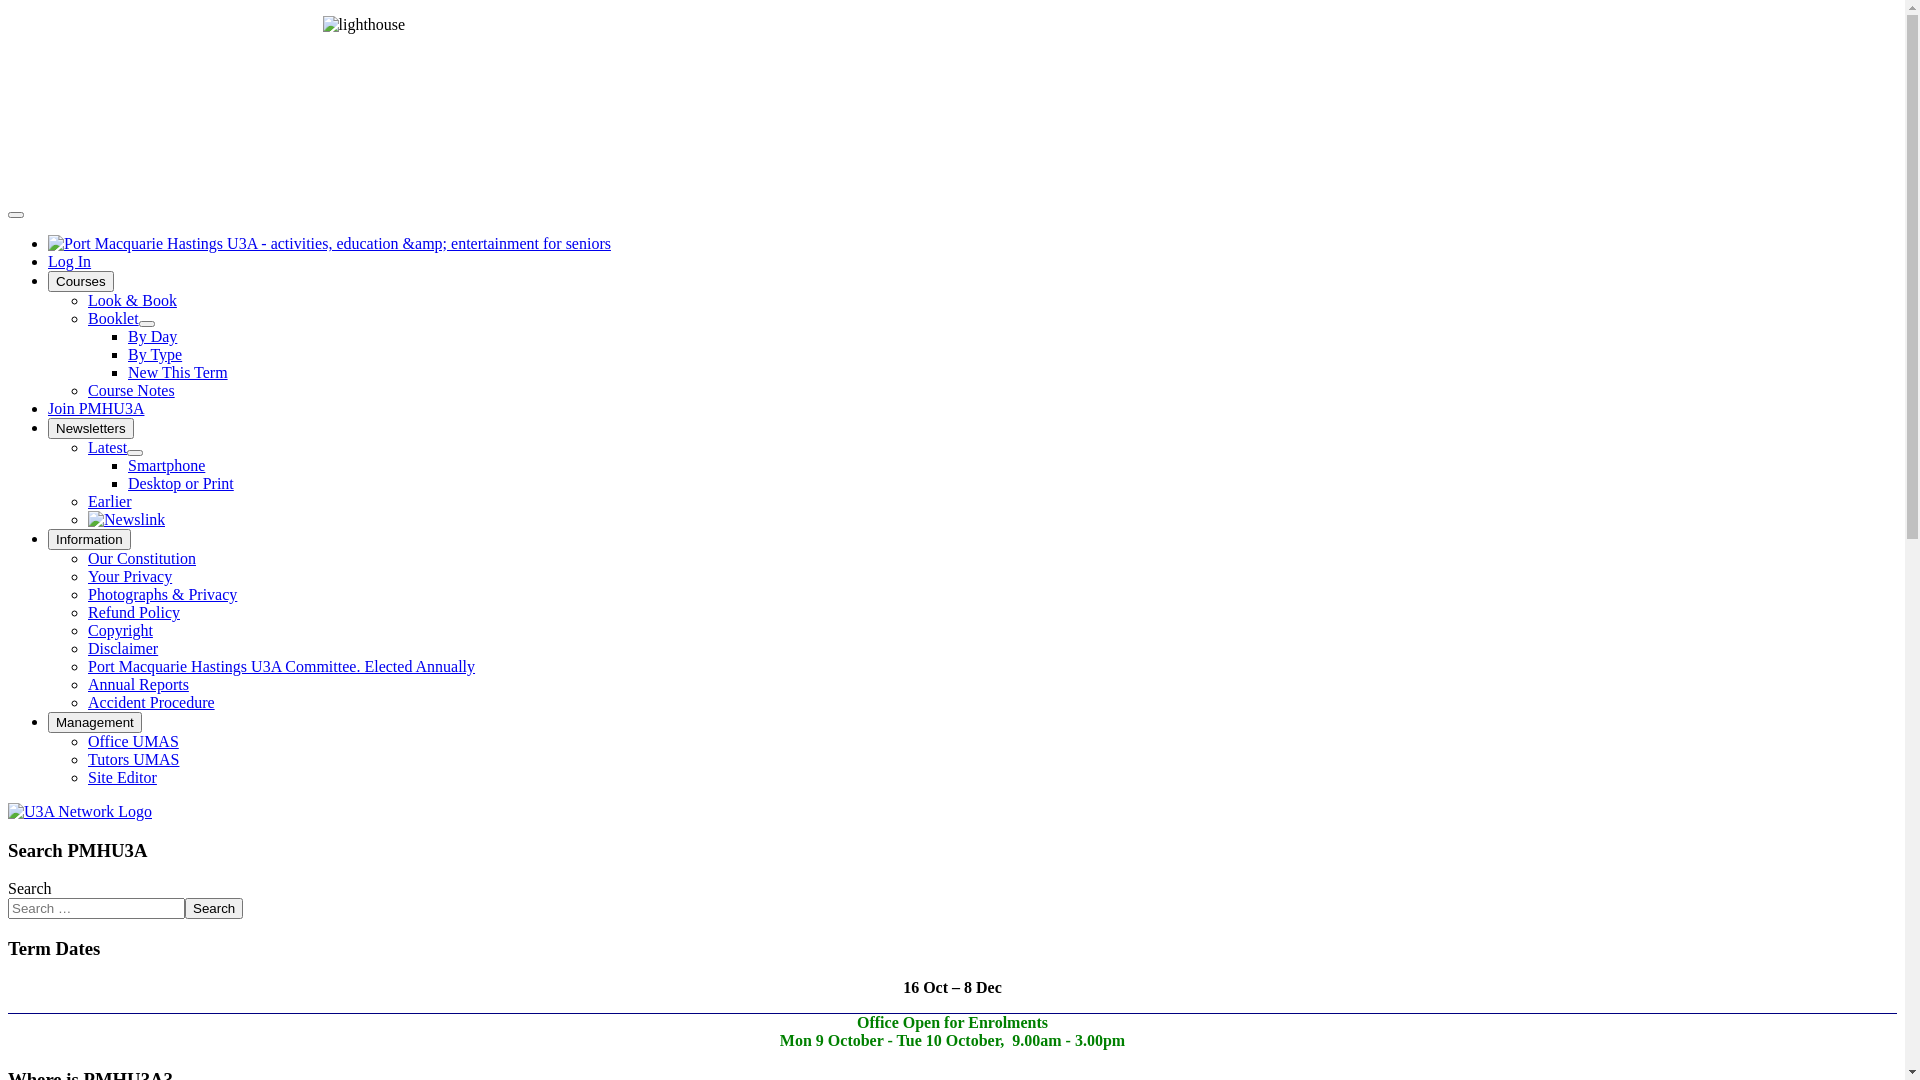 Image resolution: width=1920 pixels, height=1080 pixels. What do you see at coordinates (280, 666) in the screenshot?
I see `'Port Macquarie Hastings U3A Committee. Elected Annually'` at bounding box center [280, 666].